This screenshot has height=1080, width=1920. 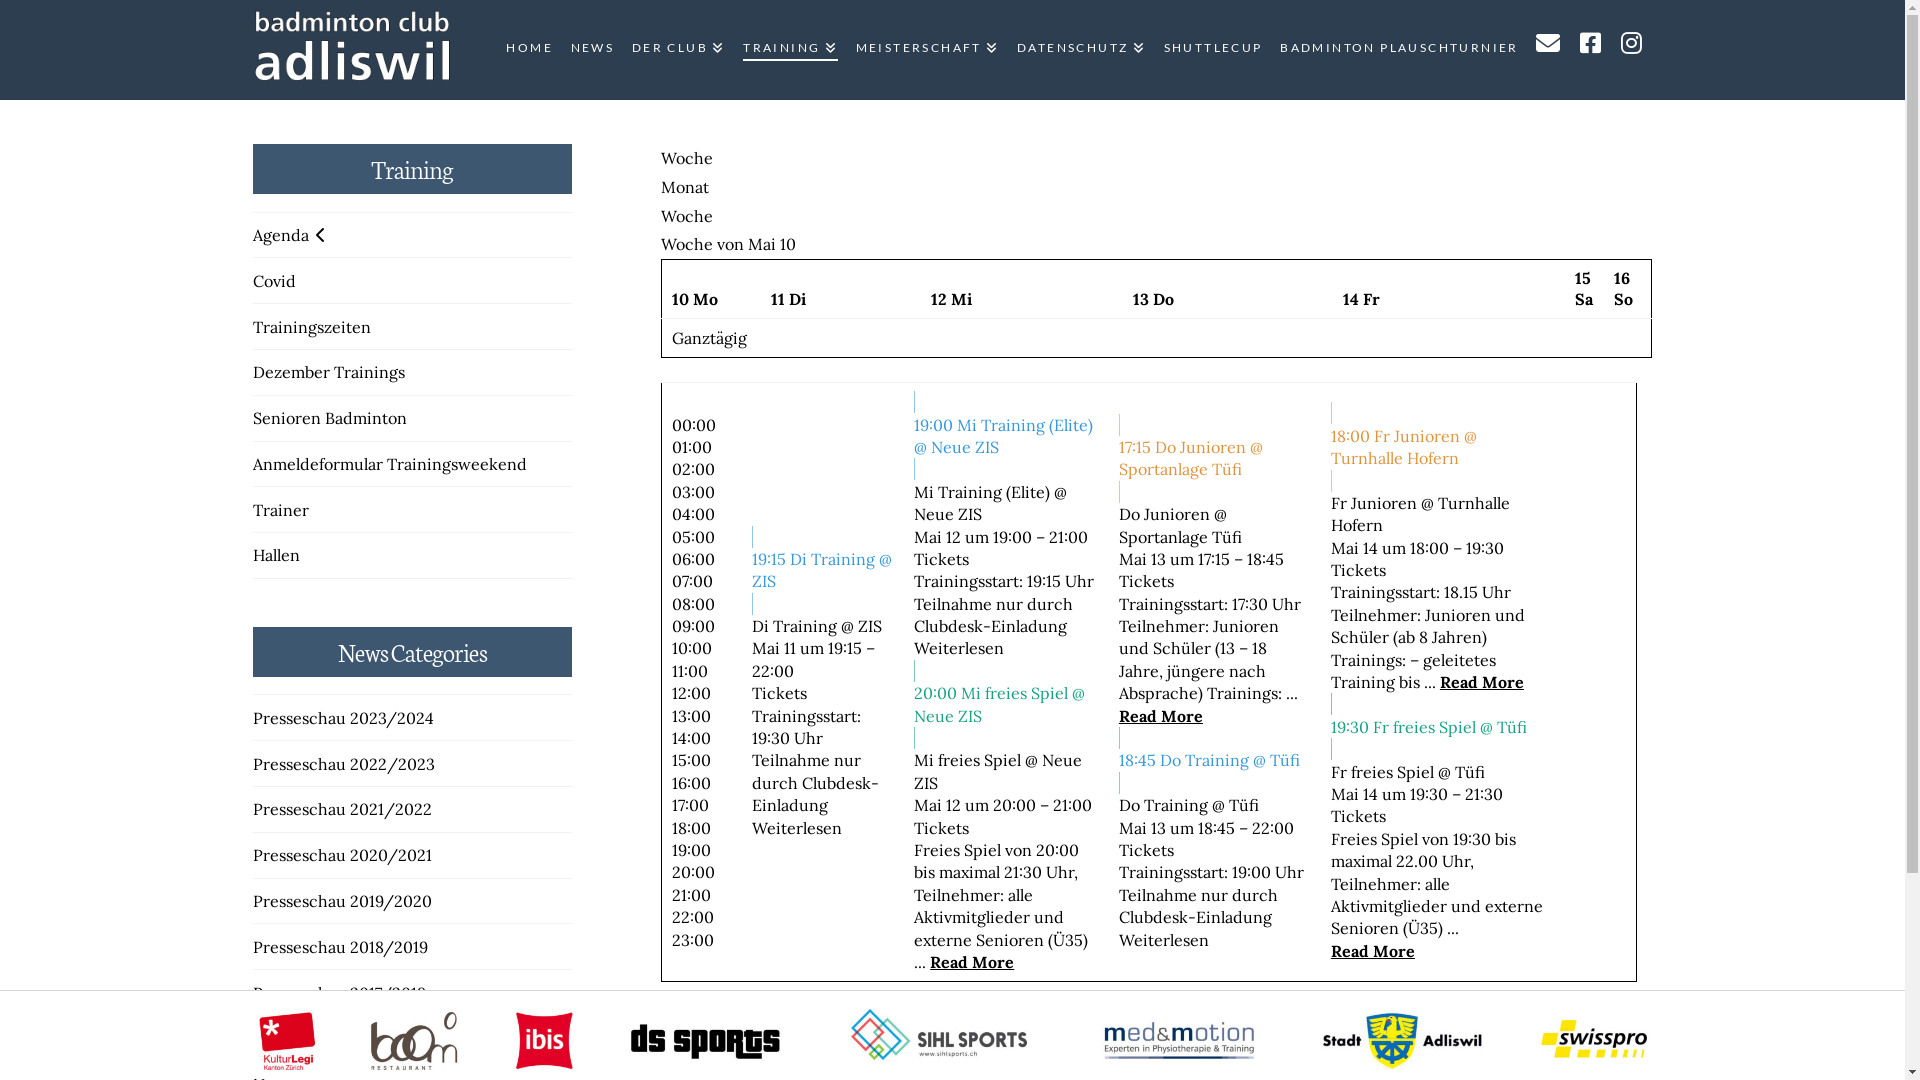 I want to click on 'DER CLUB', so click(x=621, y=49).